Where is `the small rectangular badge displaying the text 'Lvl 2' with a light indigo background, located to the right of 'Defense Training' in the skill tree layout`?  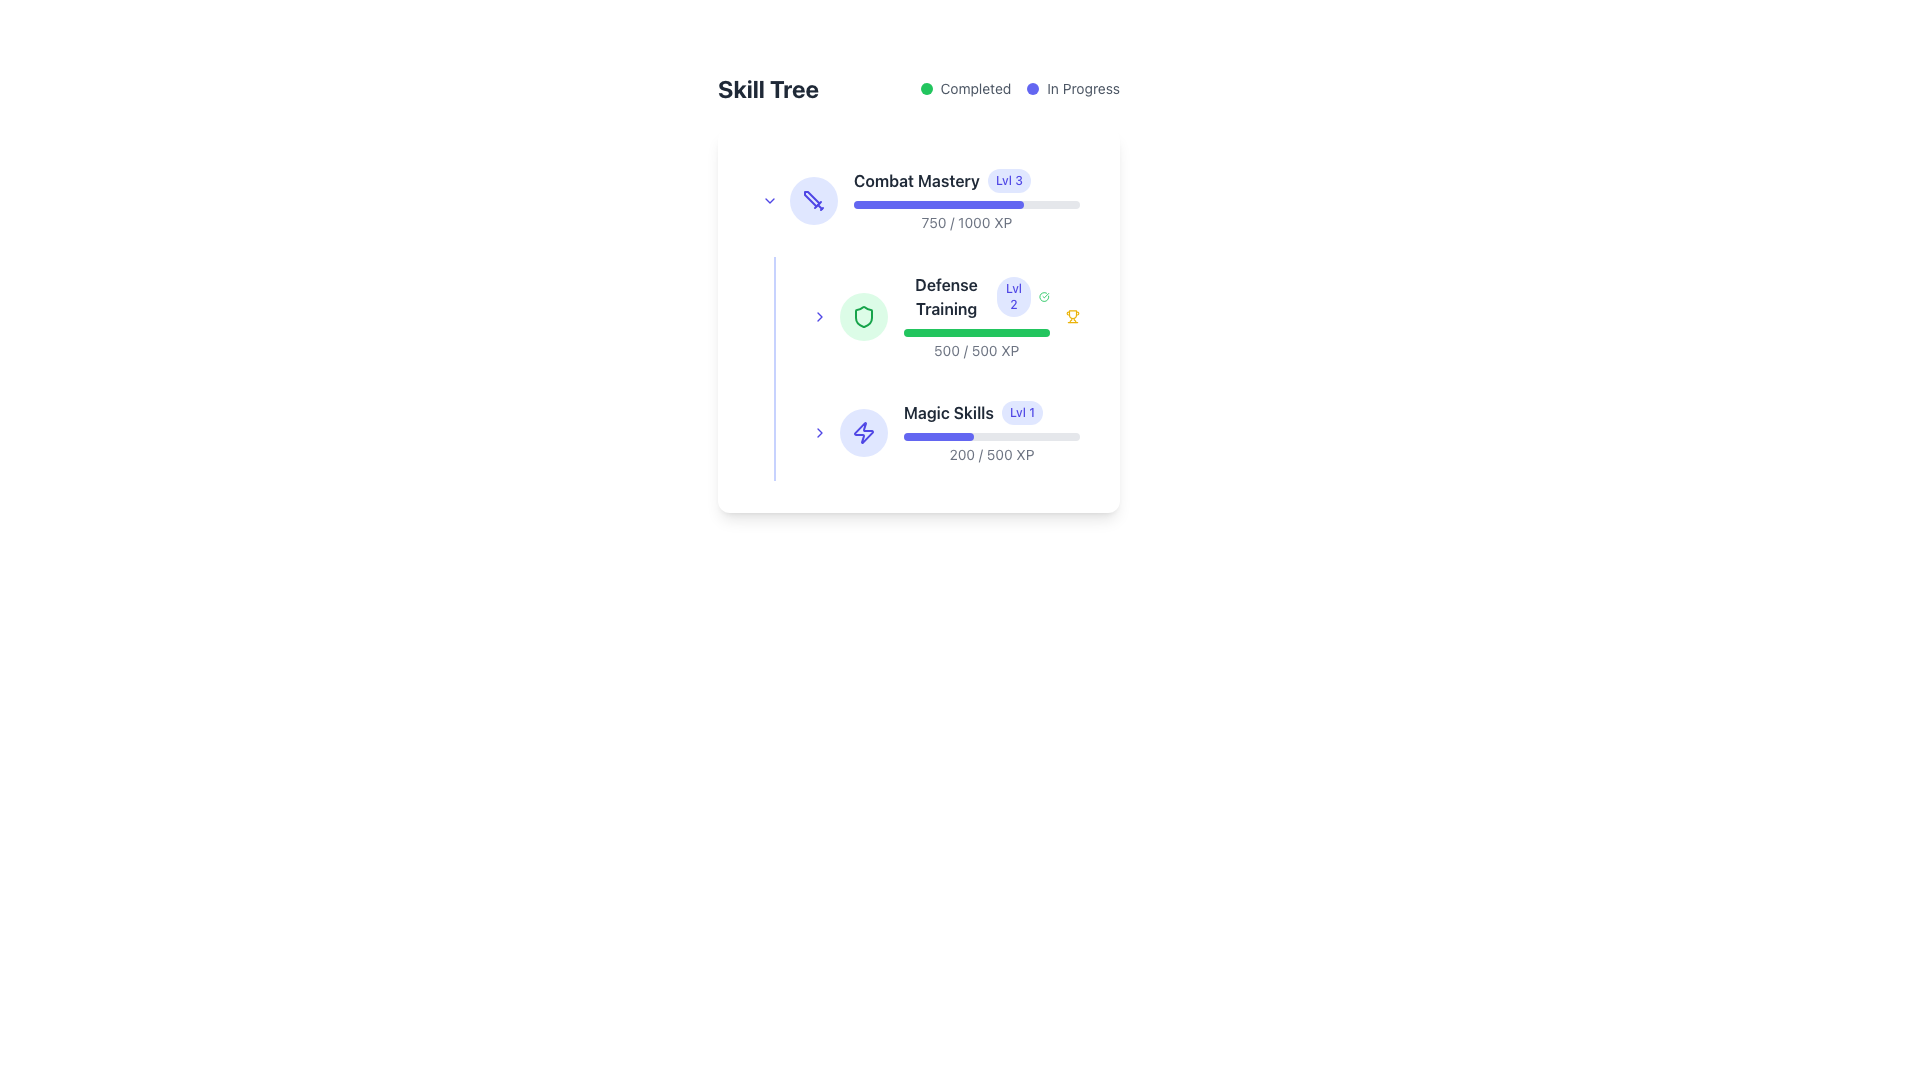
the small rectangular badge displaying the text 'Lvl 2' with a light indigo background, located to the right of 'Defense Training' in the skill tree layout is located at coordinates (1014, 297).